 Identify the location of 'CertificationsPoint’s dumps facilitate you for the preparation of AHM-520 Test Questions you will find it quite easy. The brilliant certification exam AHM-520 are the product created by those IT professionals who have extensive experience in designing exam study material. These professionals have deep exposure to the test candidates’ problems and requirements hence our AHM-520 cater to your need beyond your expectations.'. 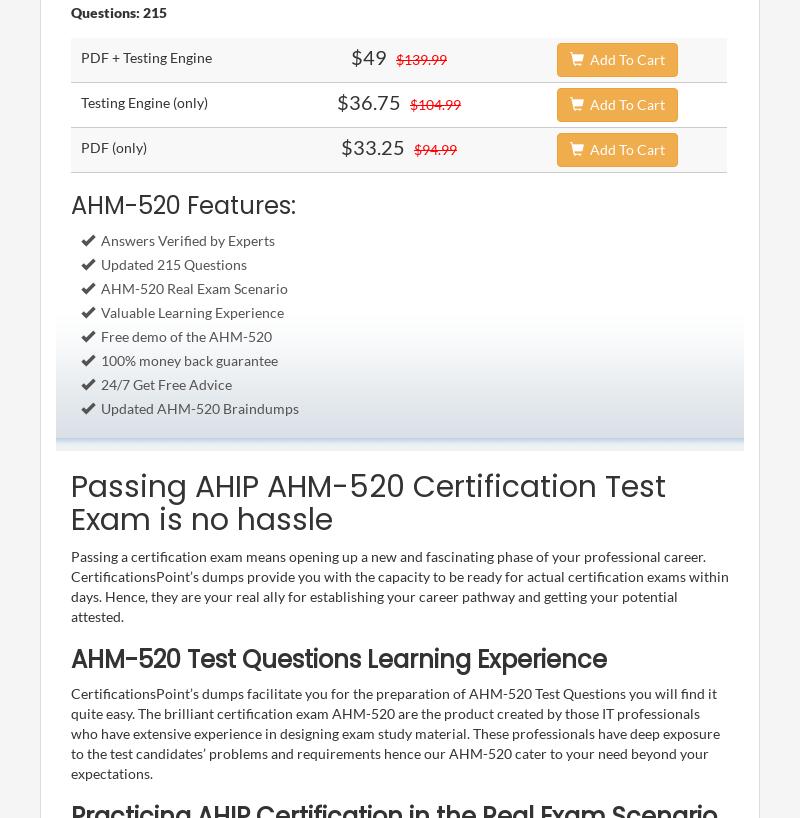
(70, 731).